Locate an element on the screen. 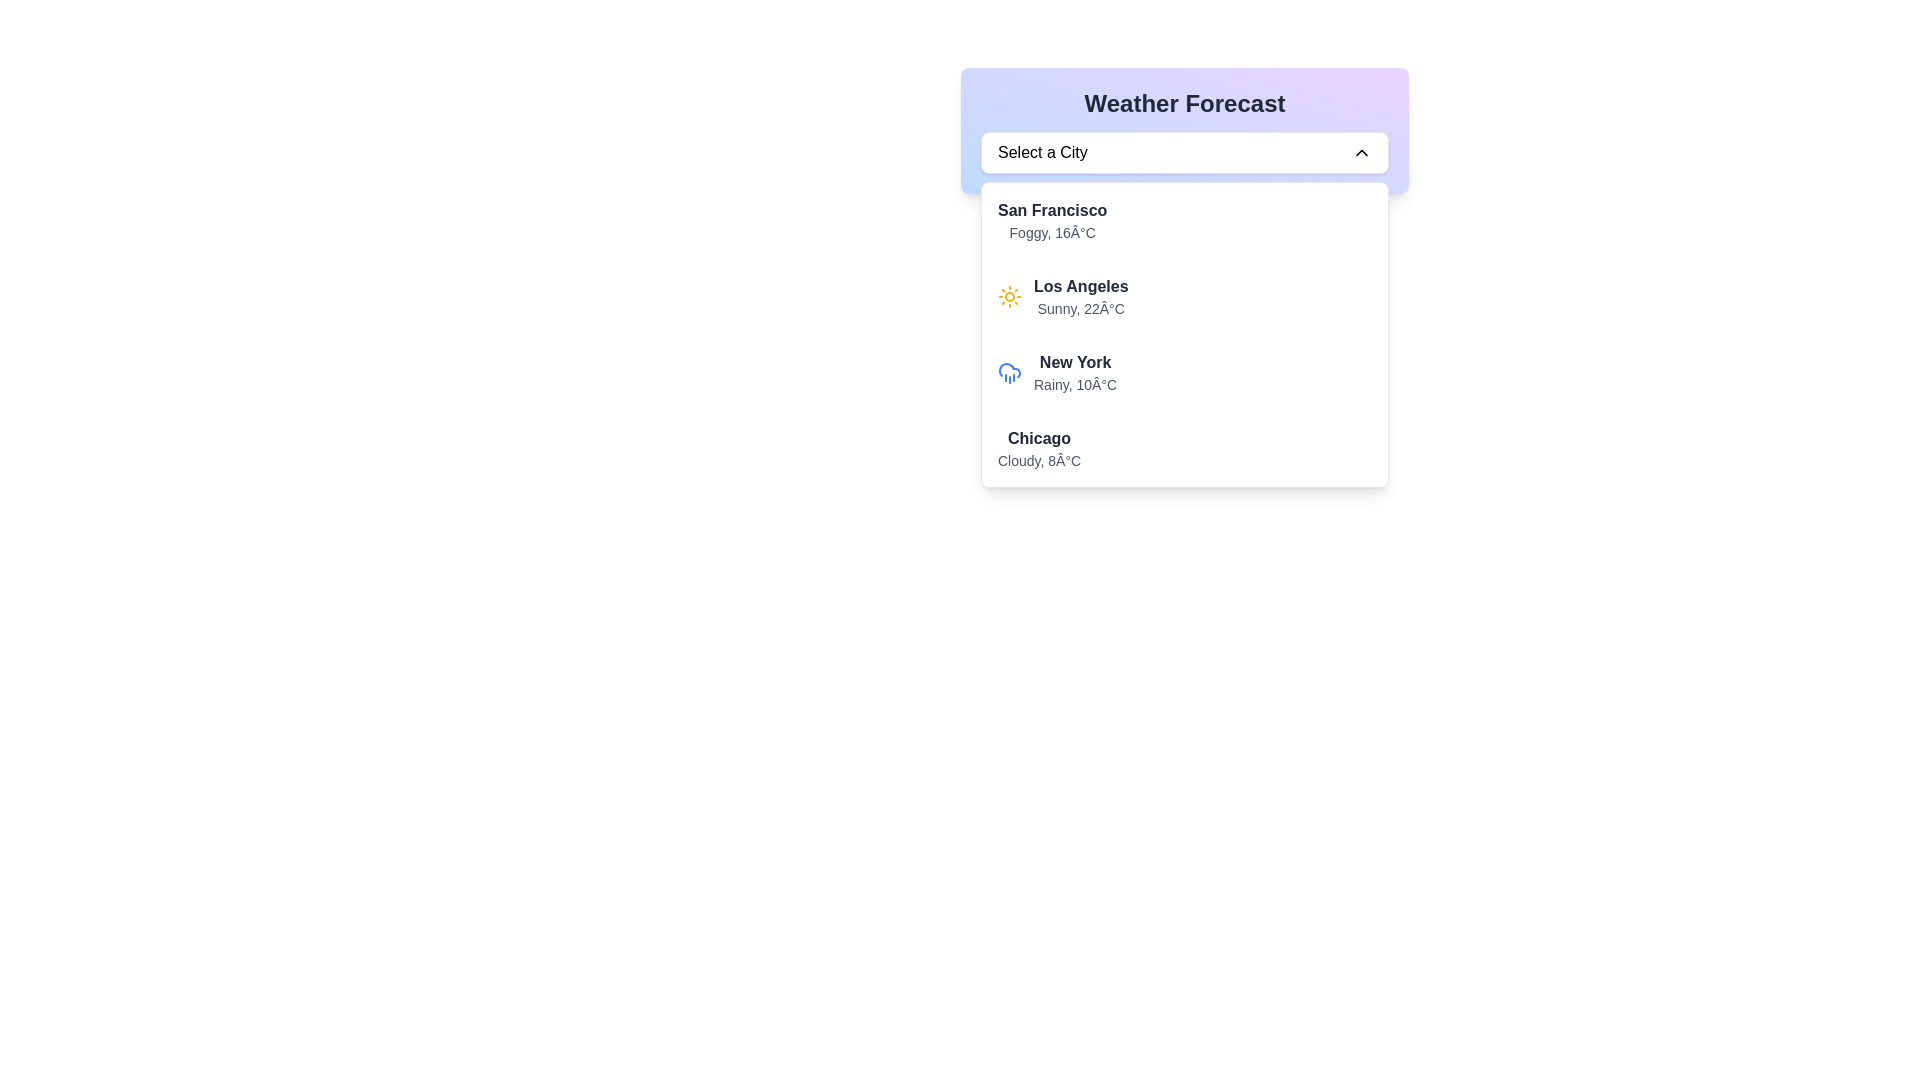  the 'Select a City' dropdown menu in the 'Weather Forecast' section is located at coordinates (1185, 131).